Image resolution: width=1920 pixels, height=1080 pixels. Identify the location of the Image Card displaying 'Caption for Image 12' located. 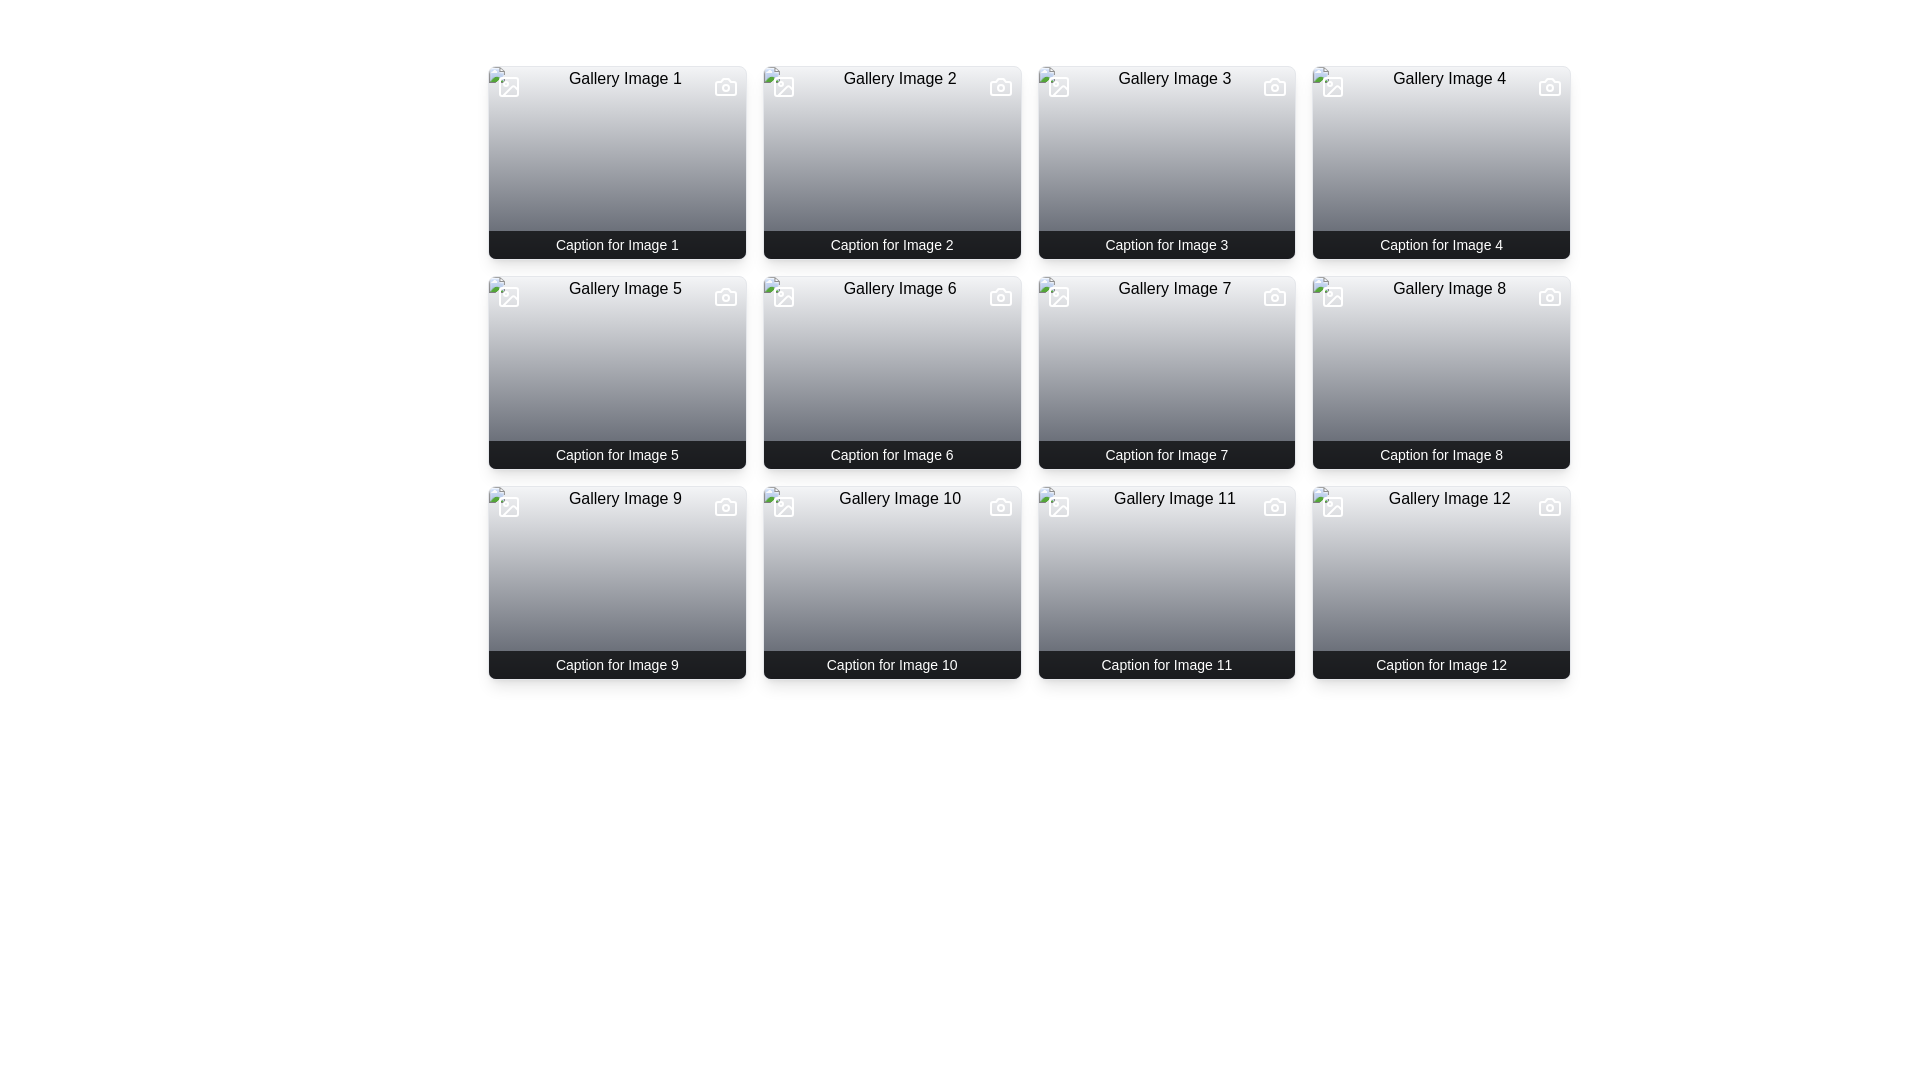
(1441, 582).